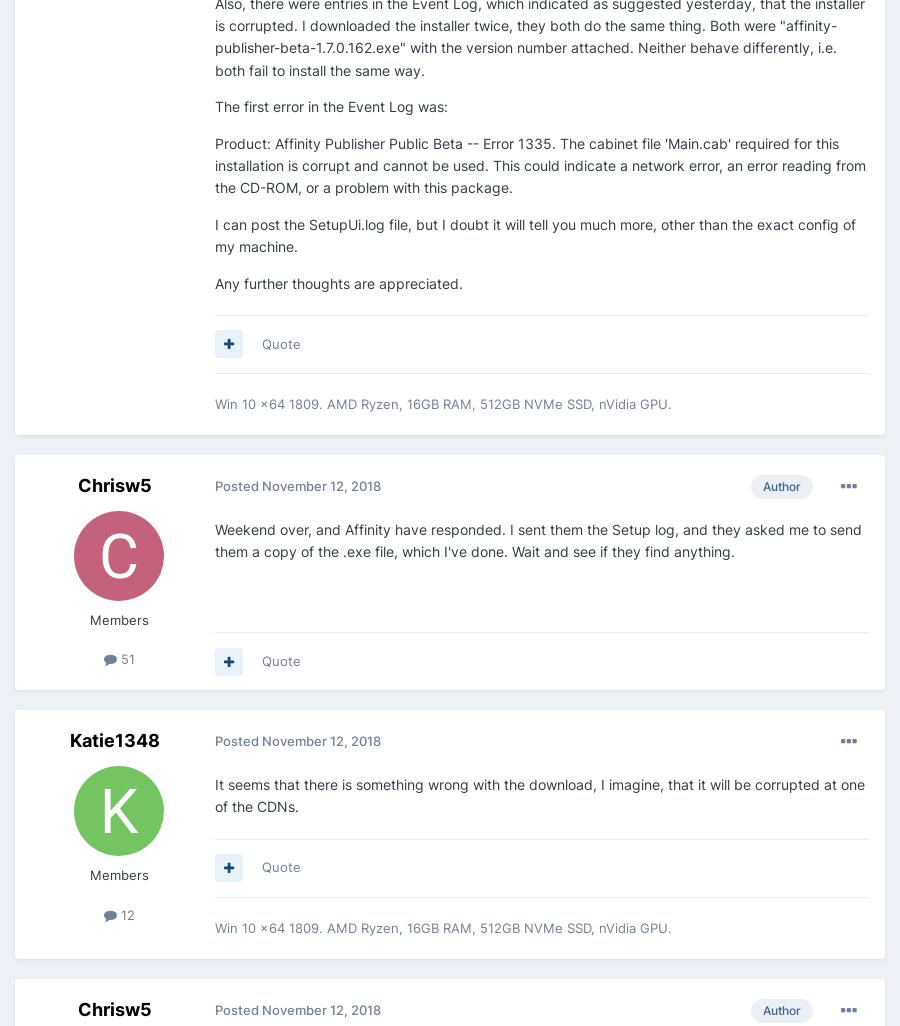  I want to click on '51', so click(116, 658).